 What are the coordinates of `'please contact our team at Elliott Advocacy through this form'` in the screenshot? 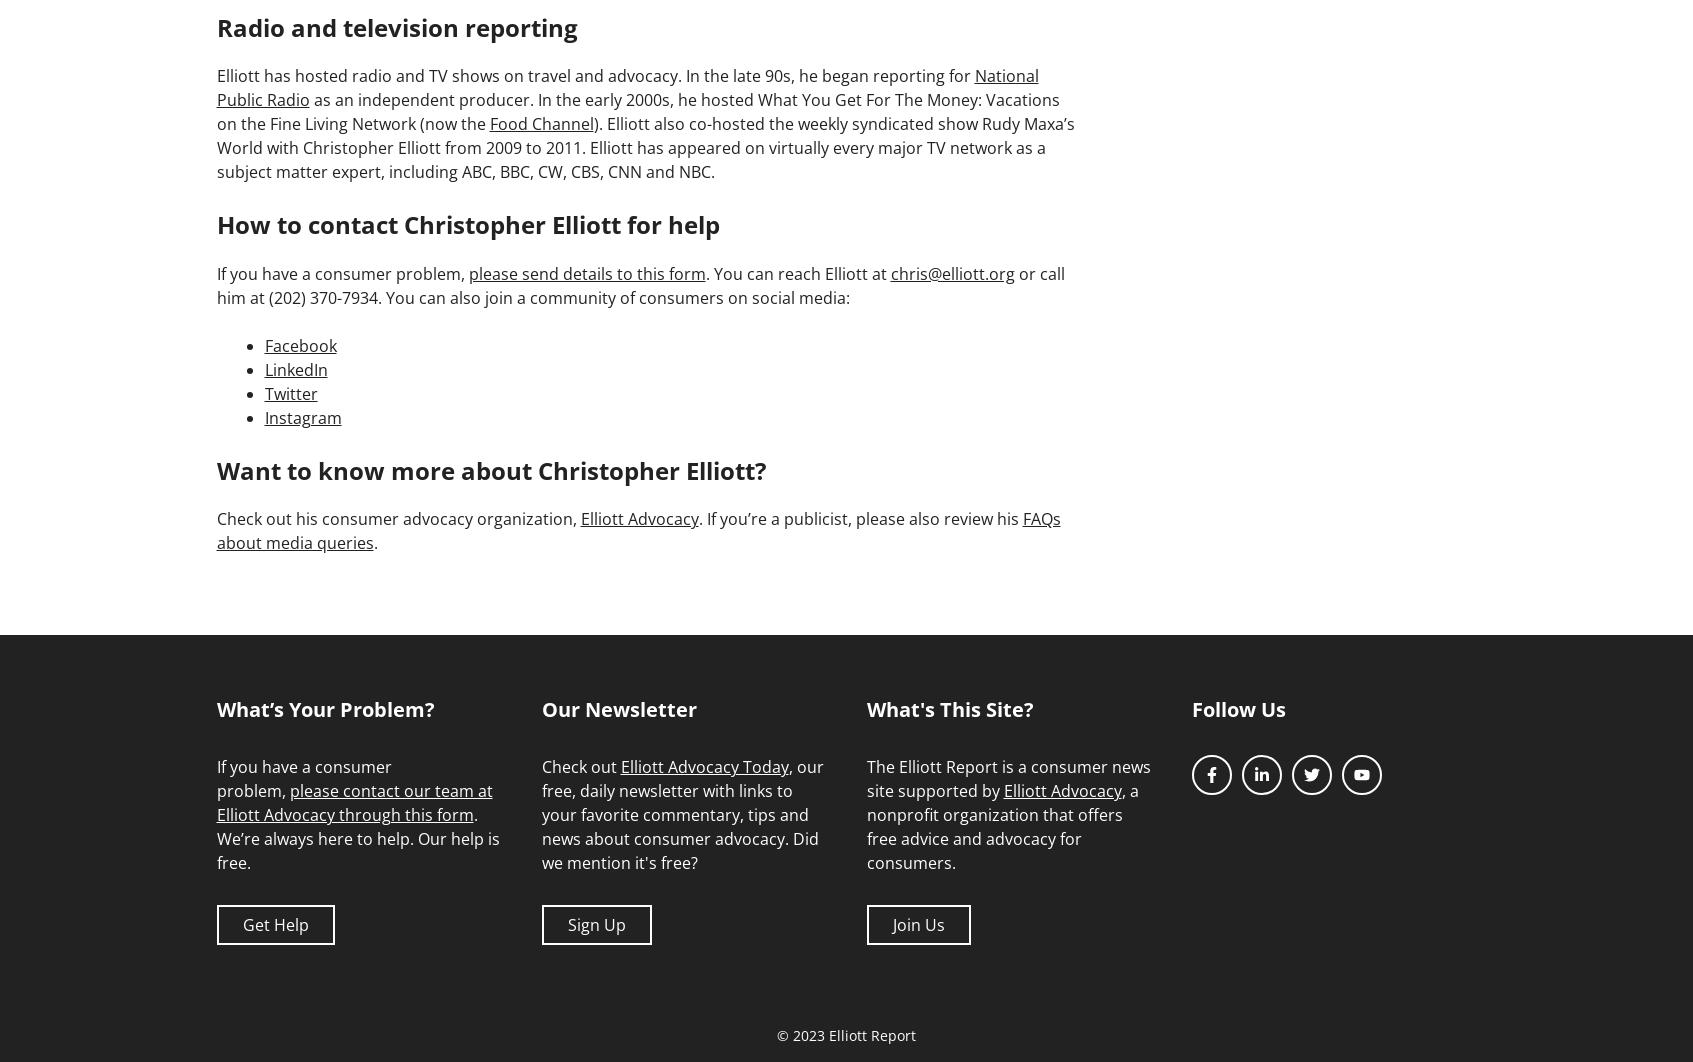 It's located at (354, 801).